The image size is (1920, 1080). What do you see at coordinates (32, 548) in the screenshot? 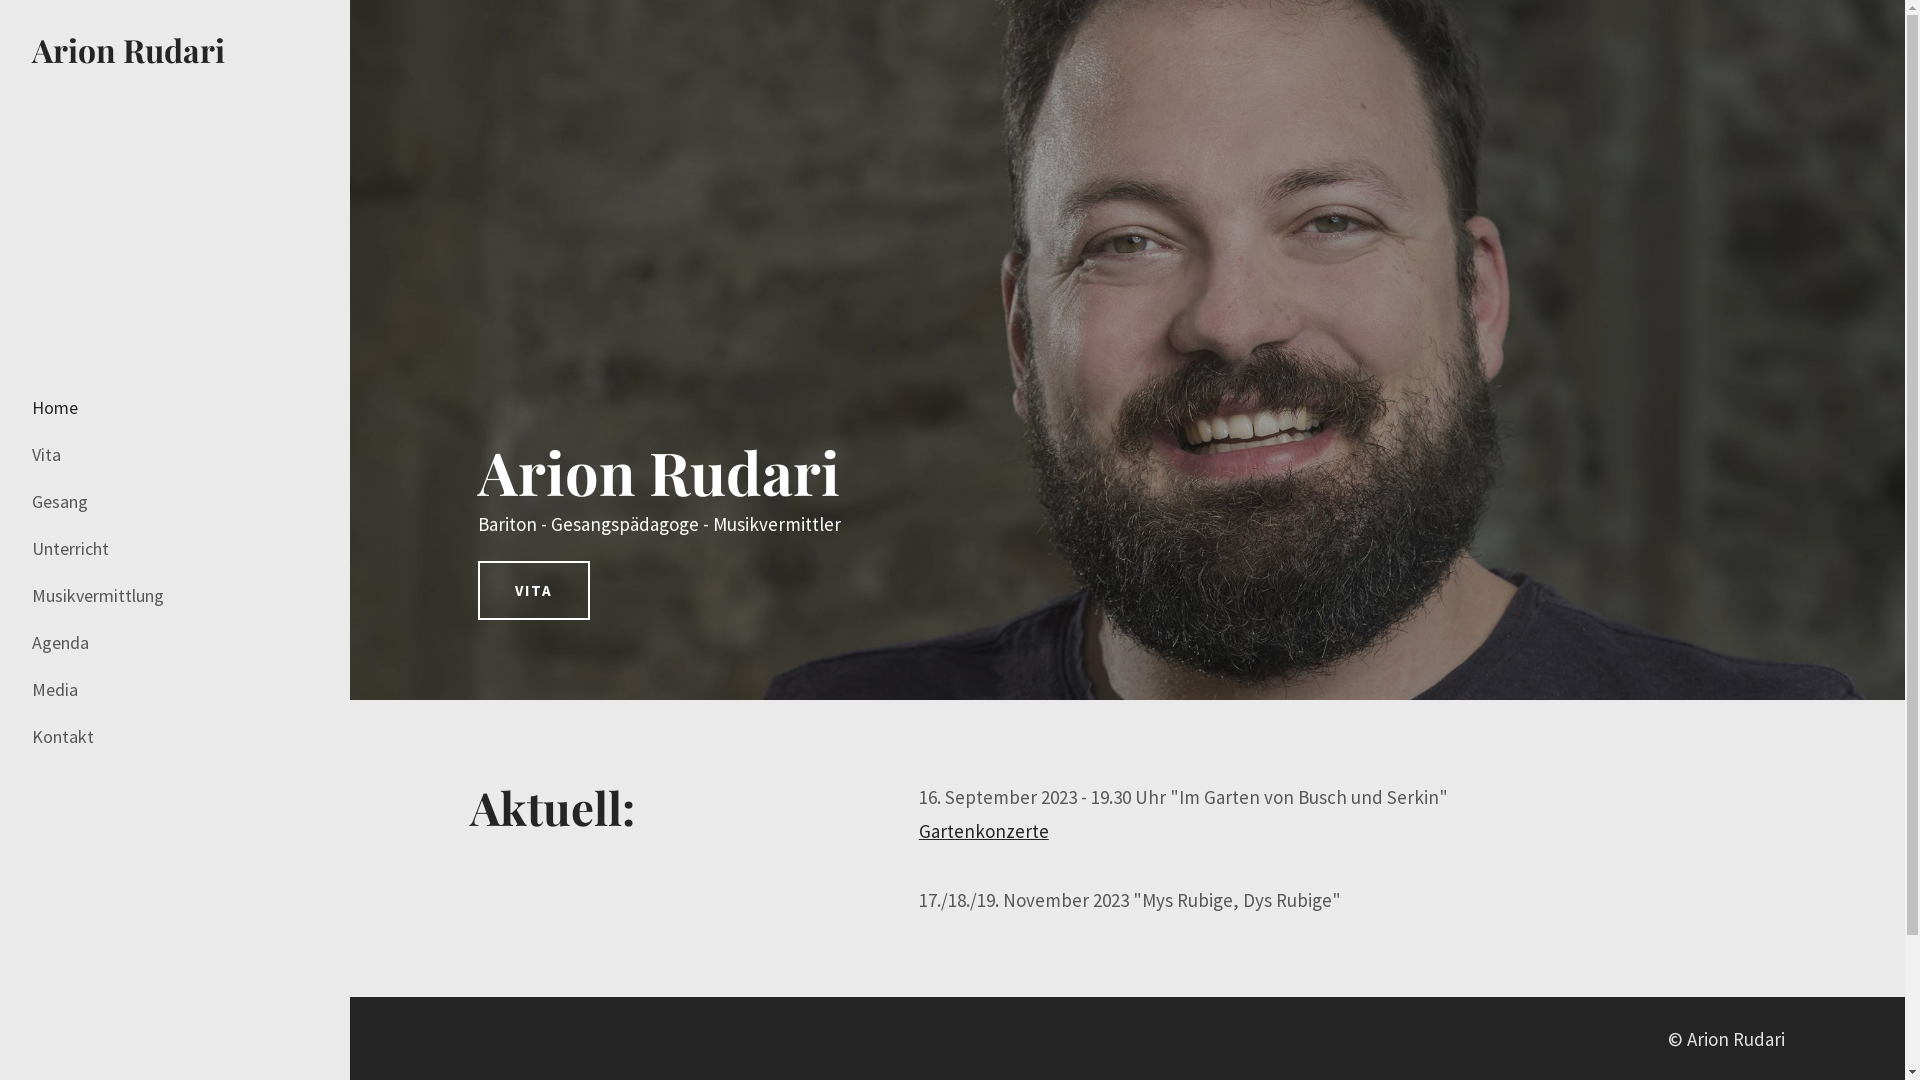
I see `'Unterricht'` at bounding box center [32, 548].